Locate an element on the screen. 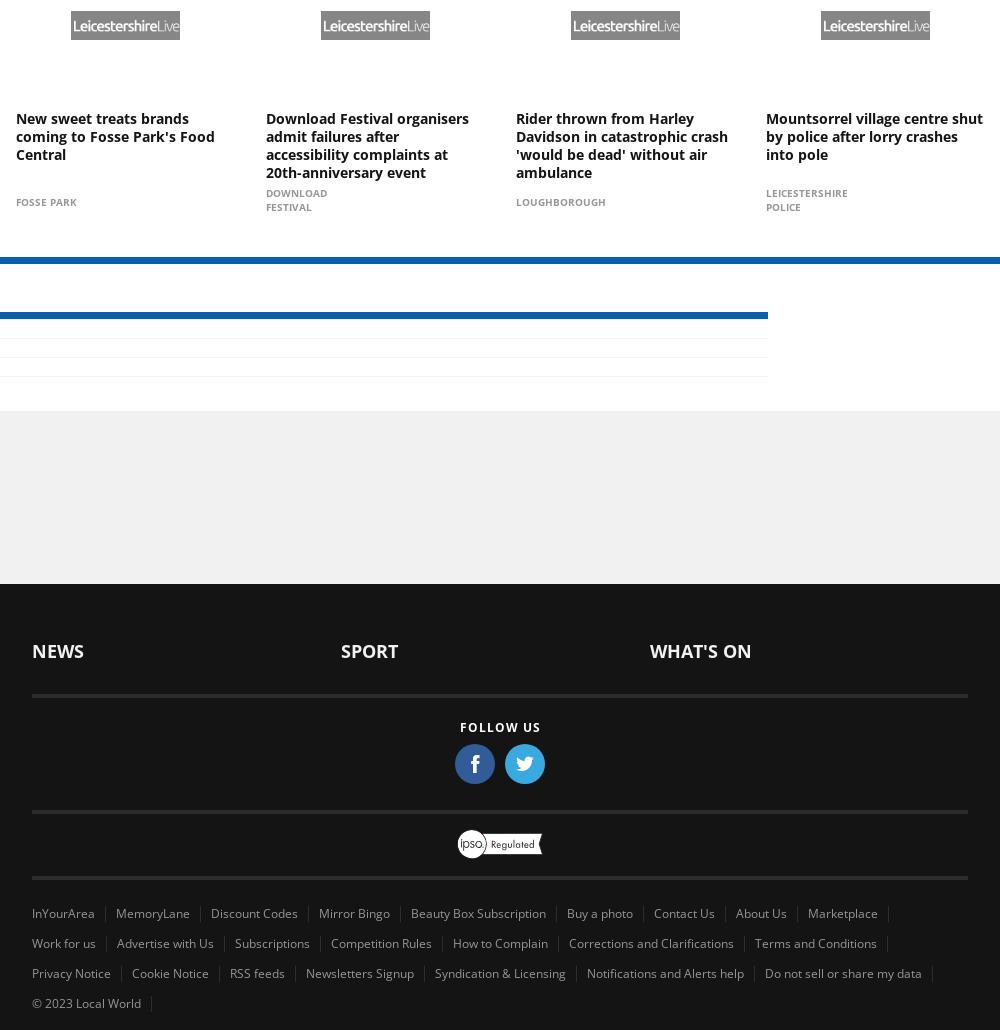 This screenshot has height=1030, width=1000. 'MemoryLane' is located at coordinates (153, 912).